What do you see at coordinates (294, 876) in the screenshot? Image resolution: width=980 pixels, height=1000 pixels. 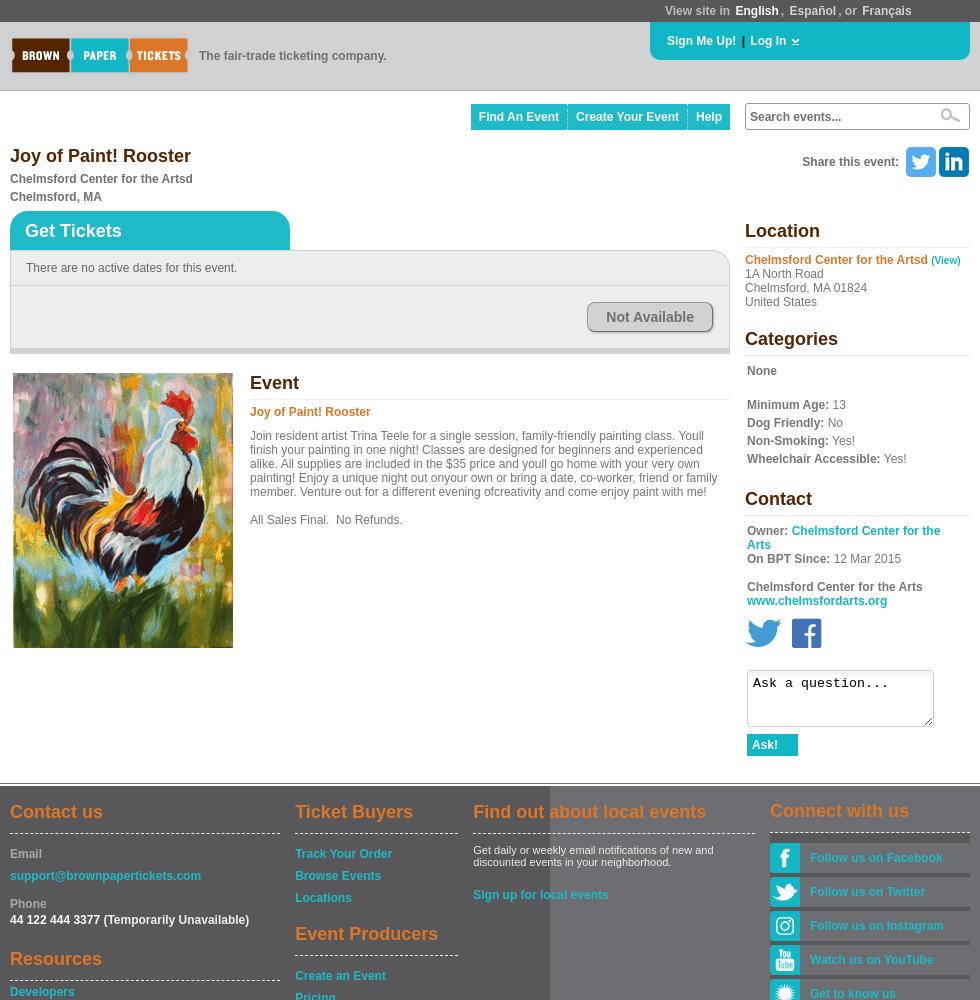 I see `'Browse Events'` at bounding box center [294, 876].